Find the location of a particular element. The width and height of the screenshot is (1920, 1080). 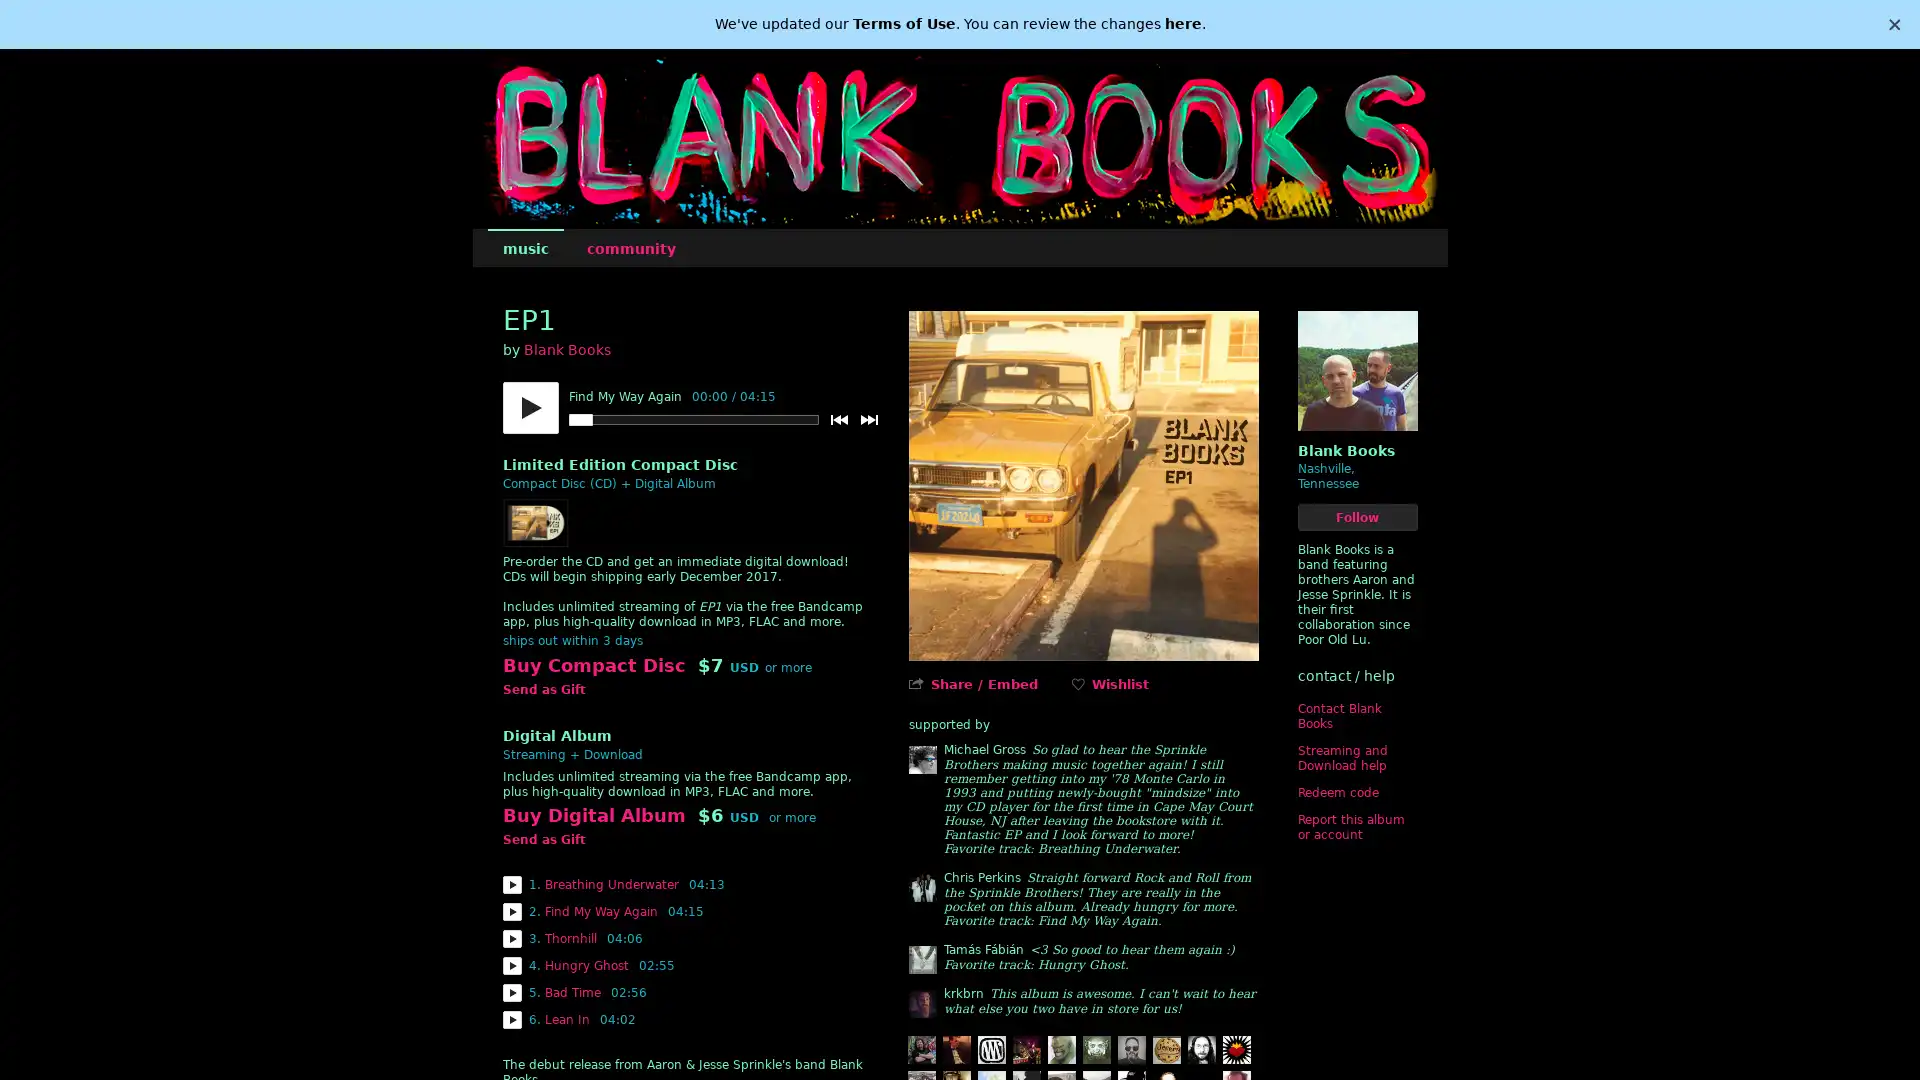

Send as Gift is located at coordinates (543, 840).